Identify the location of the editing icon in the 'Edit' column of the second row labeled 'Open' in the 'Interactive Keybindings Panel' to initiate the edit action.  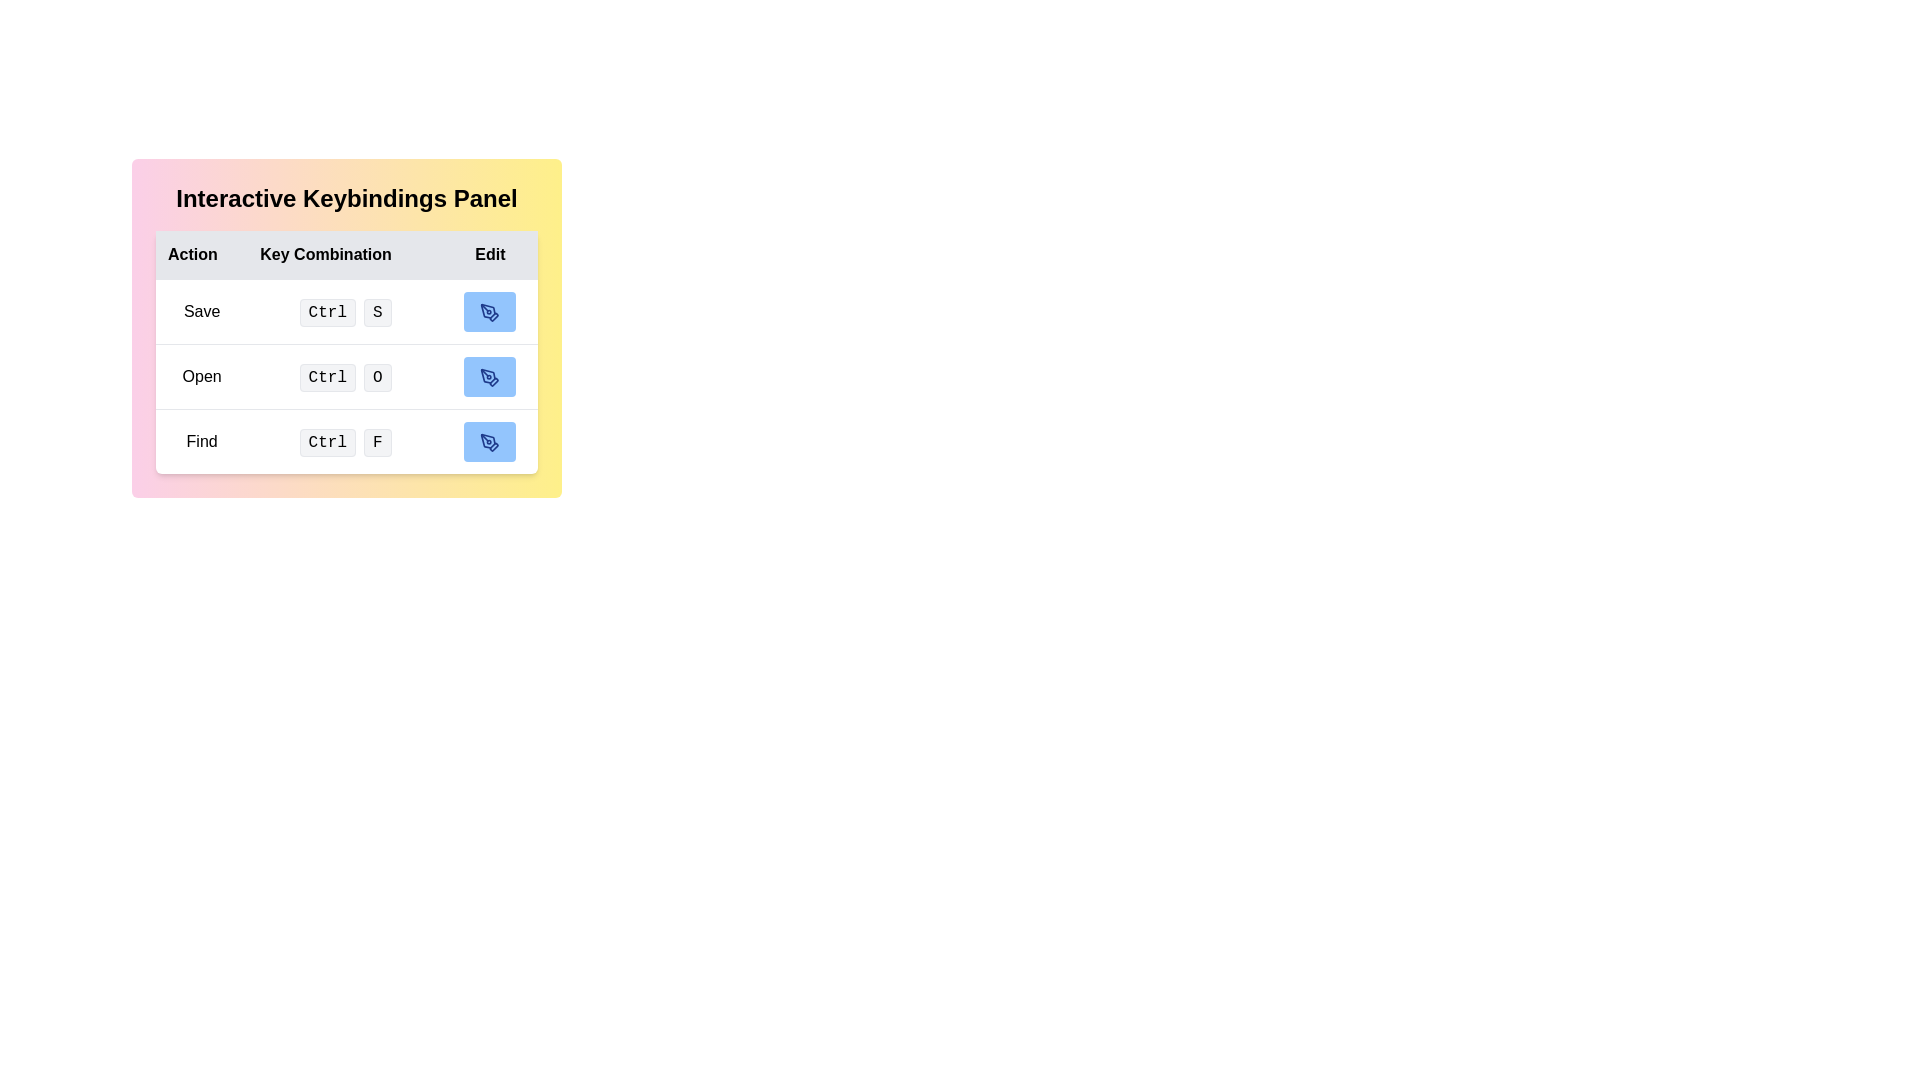
(490, 377).